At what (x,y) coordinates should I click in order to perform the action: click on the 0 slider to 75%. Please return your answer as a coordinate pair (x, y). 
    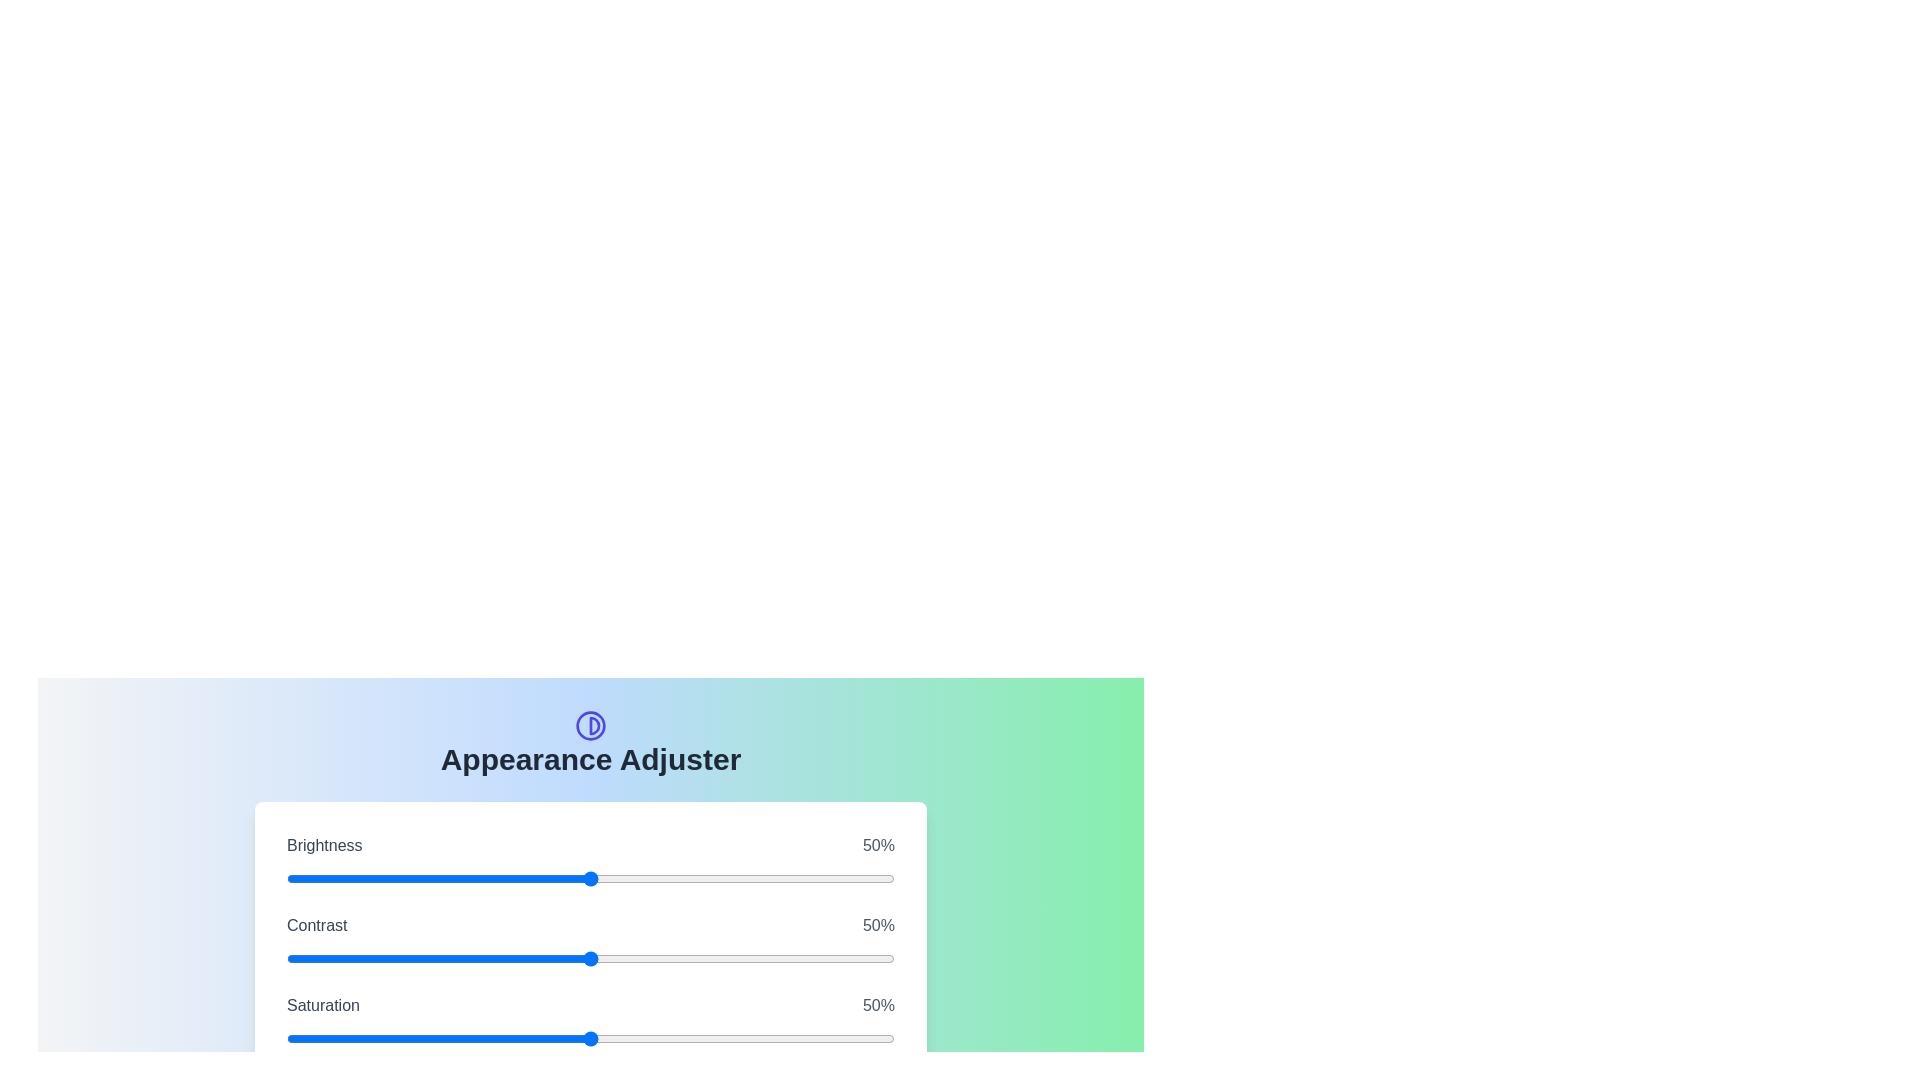
    Looking at the image, I should click on (819, 878).